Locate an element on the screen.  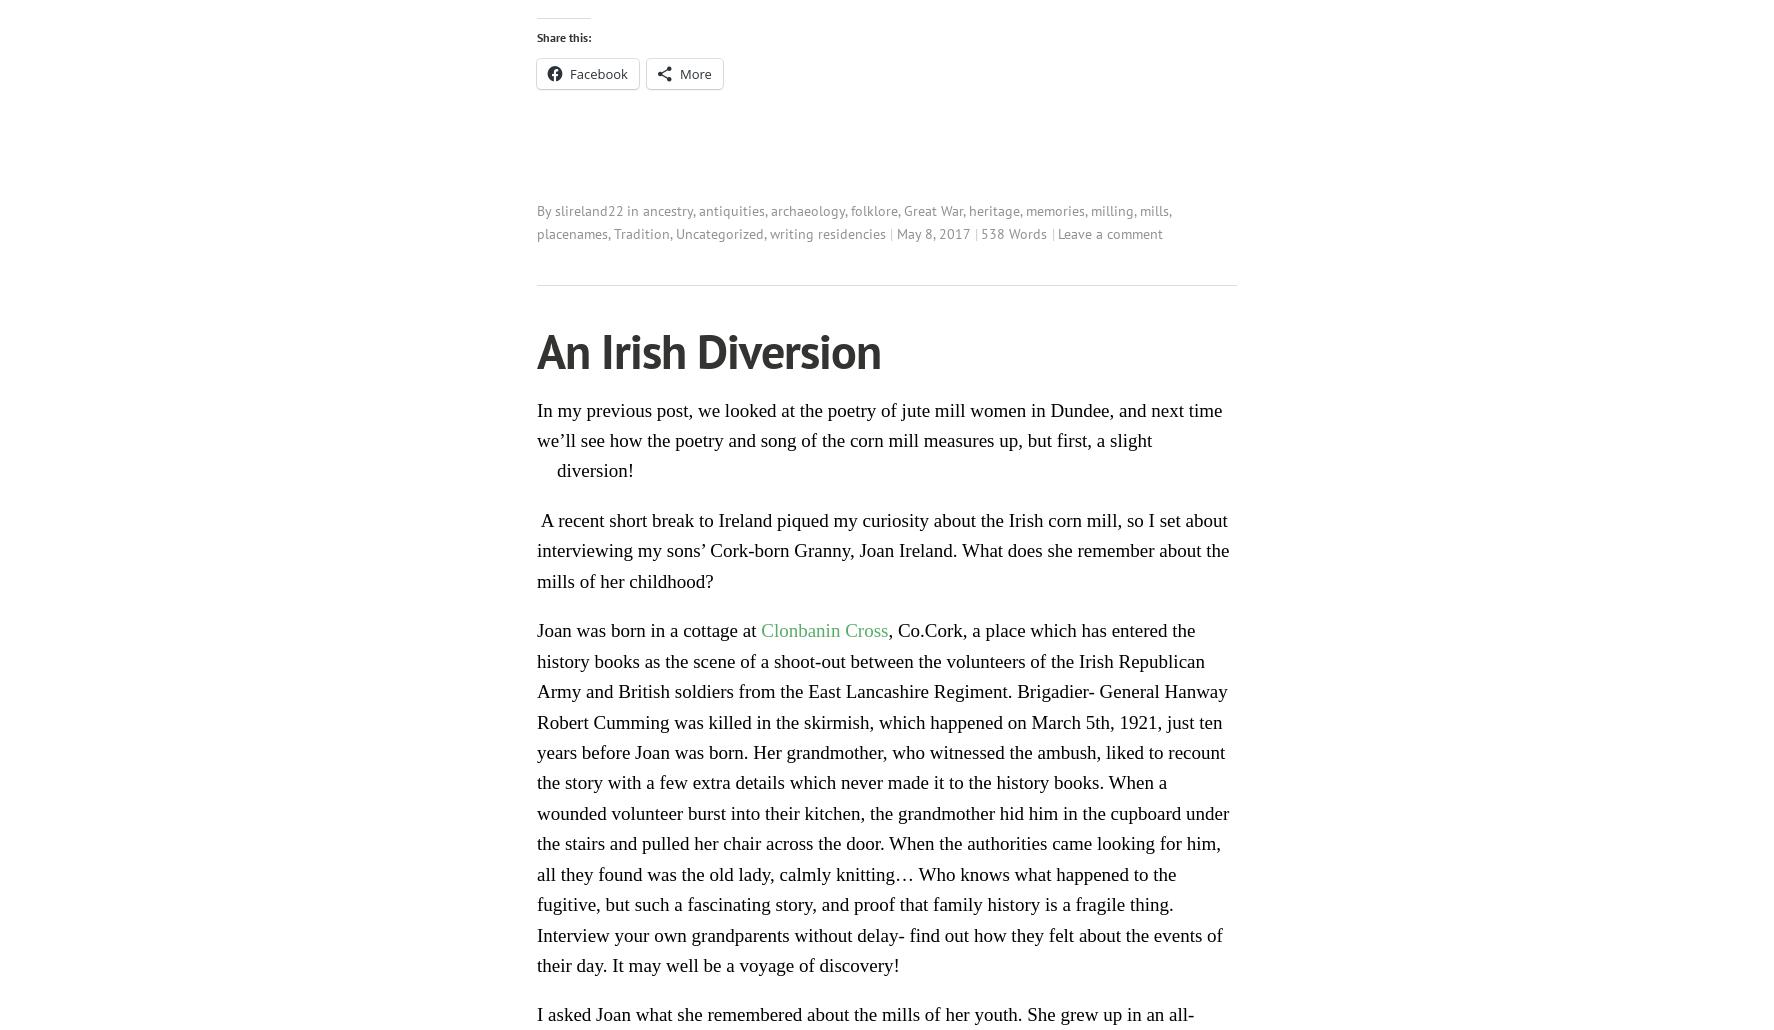
'A' is located at coordinates (543, 519).